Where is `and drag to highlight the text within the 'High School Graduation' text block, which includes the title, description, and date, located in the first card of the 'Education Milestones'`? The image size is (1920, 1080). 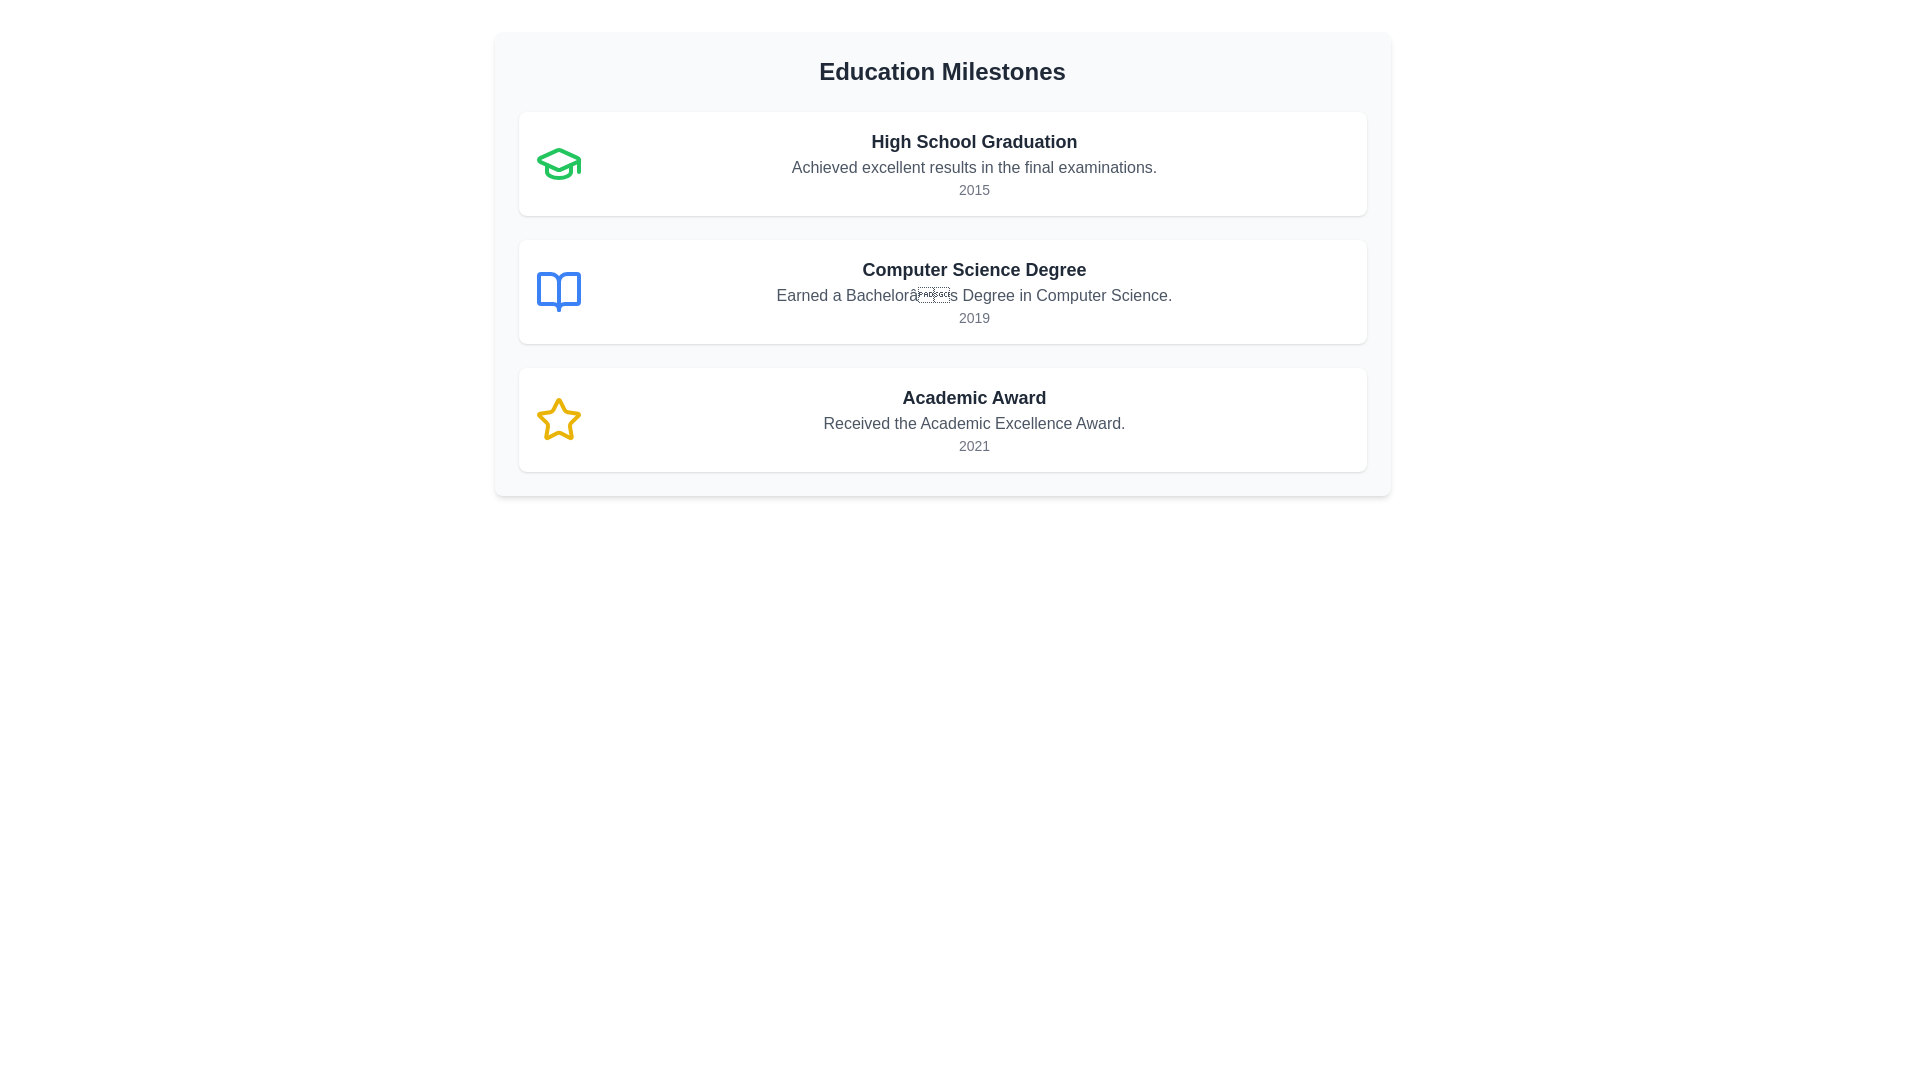 and drag to highlight the text within the 'High School Graduation' text block, which includes the title, description, and date, located in the first card of the 'Education Milestones' is located at coordinates (974, 163).